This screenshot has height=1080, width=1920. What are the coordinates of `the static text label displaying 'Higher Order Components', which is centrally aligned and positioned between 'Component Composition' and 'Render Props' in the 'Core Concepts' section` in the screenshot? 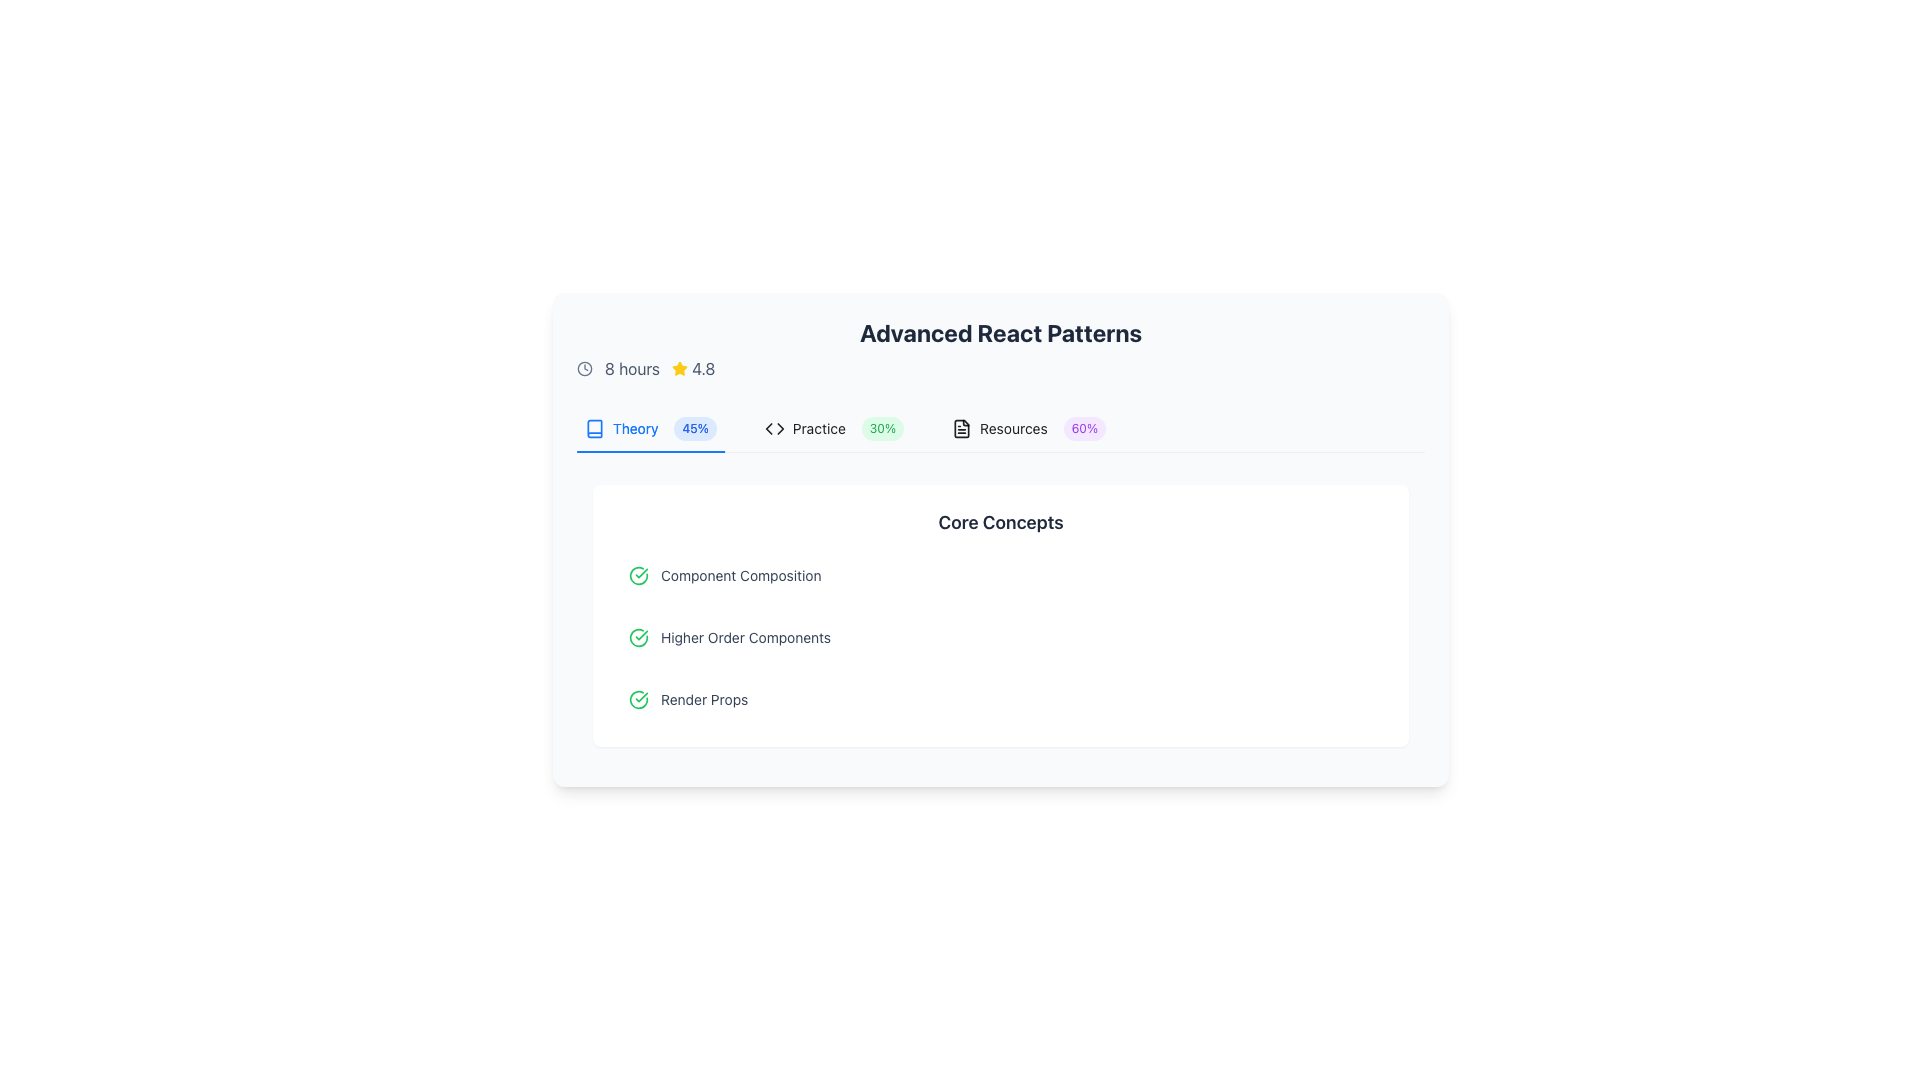 It's located at (745, 637).